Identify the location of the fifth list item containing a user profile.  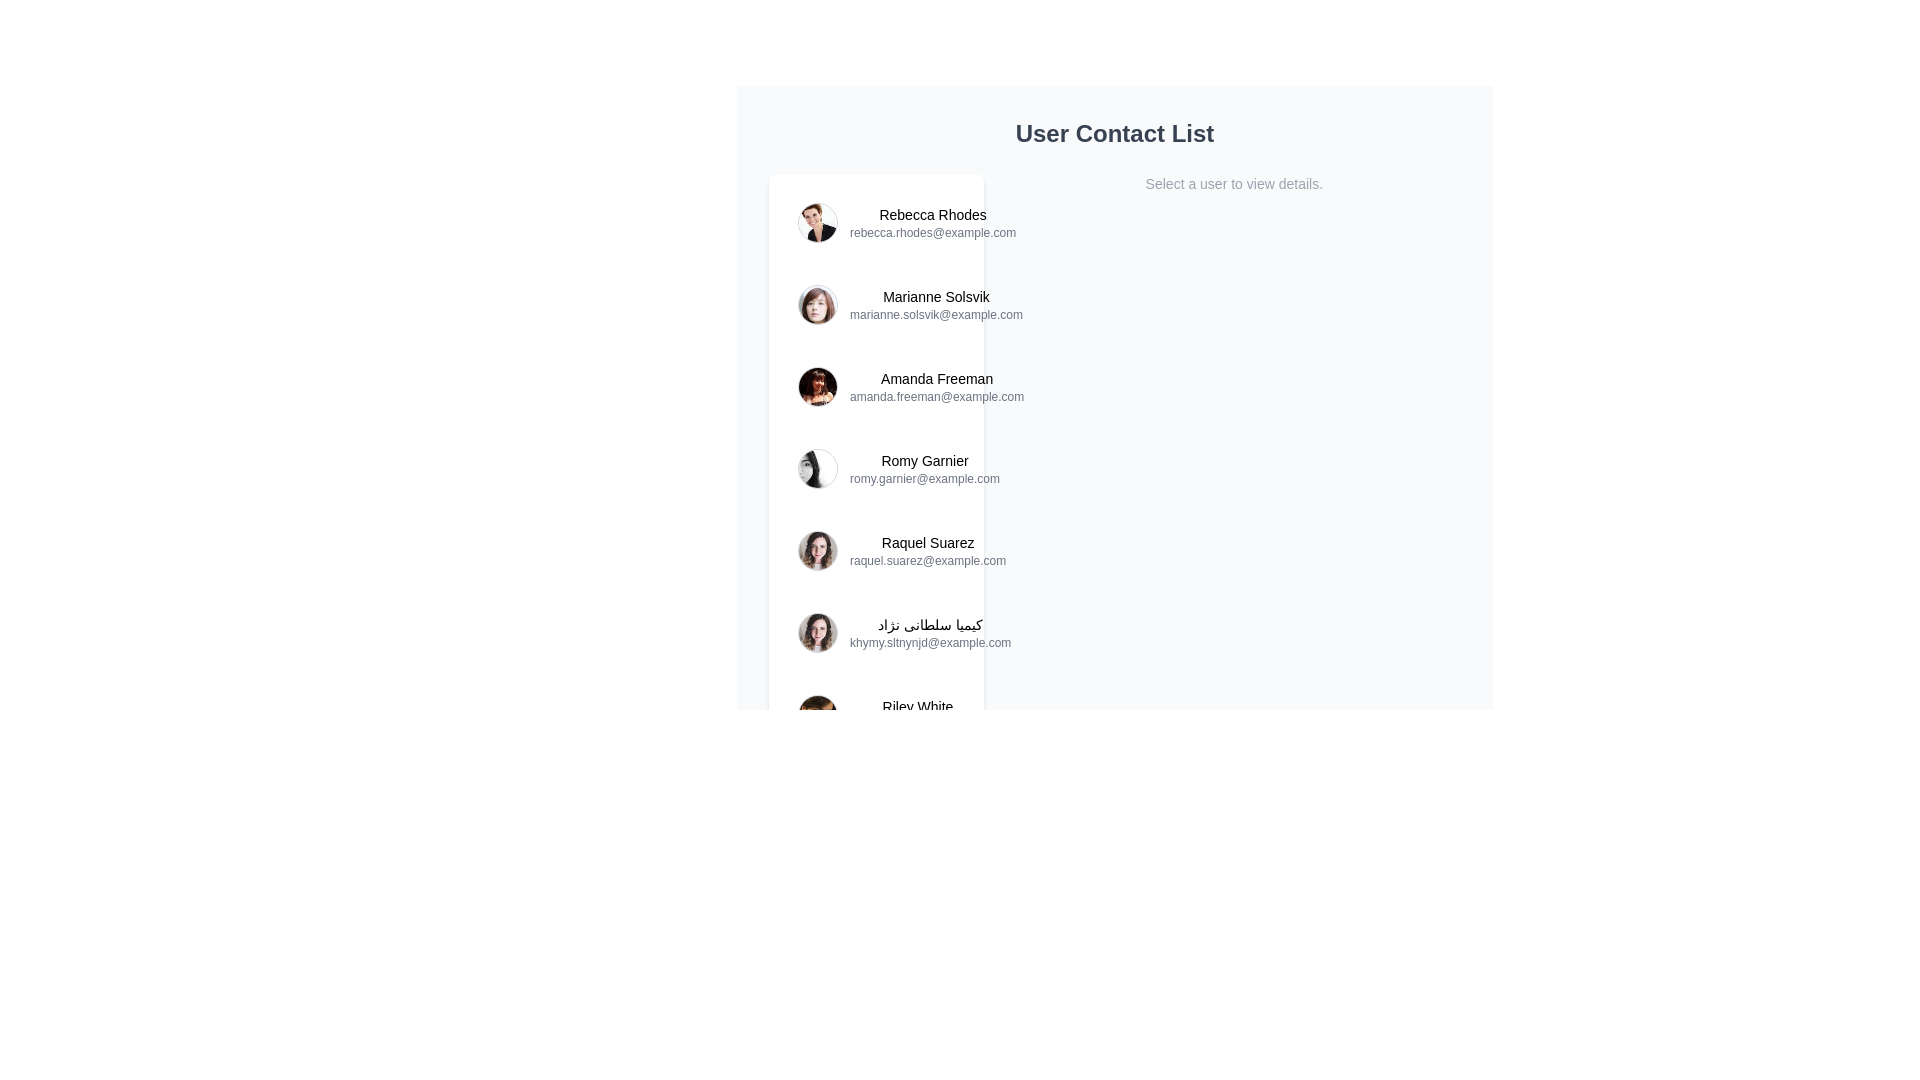
(875, 551).